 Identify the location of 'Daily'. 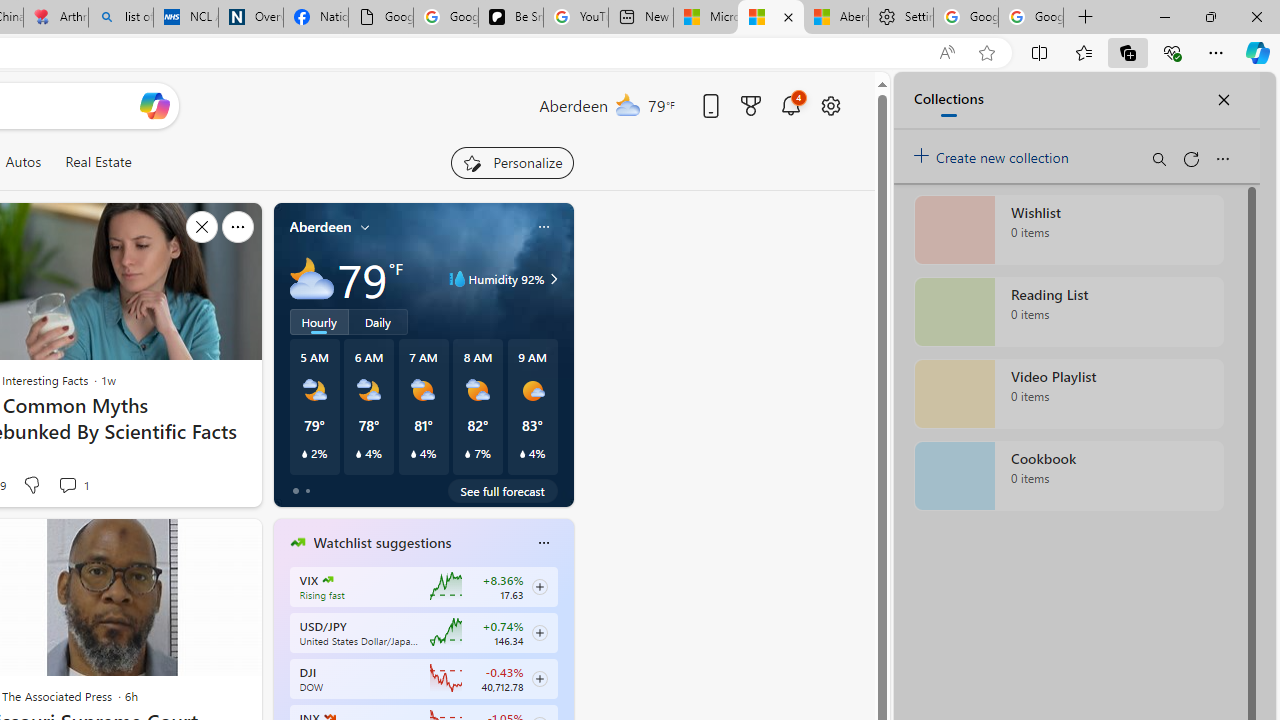
(378, 320).